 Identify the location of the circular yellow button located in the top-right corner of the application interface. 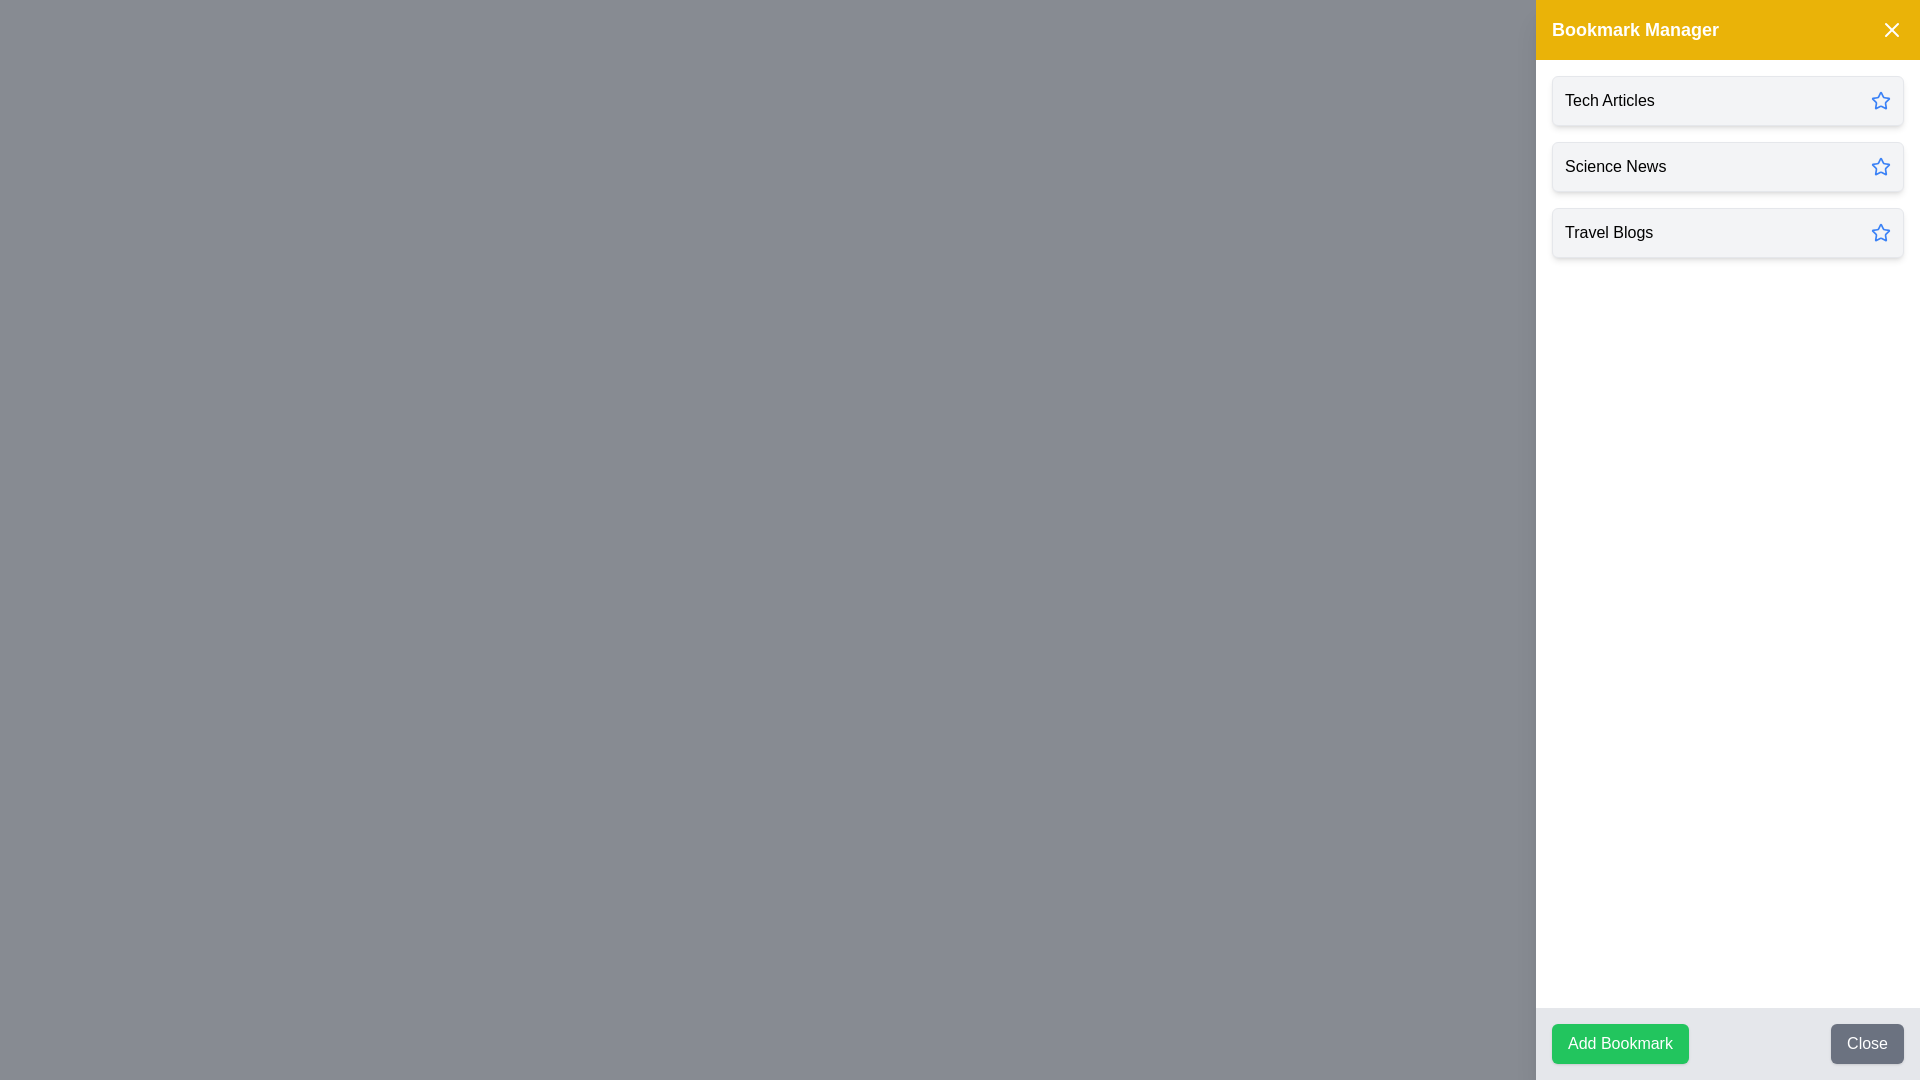
(1876, 42).